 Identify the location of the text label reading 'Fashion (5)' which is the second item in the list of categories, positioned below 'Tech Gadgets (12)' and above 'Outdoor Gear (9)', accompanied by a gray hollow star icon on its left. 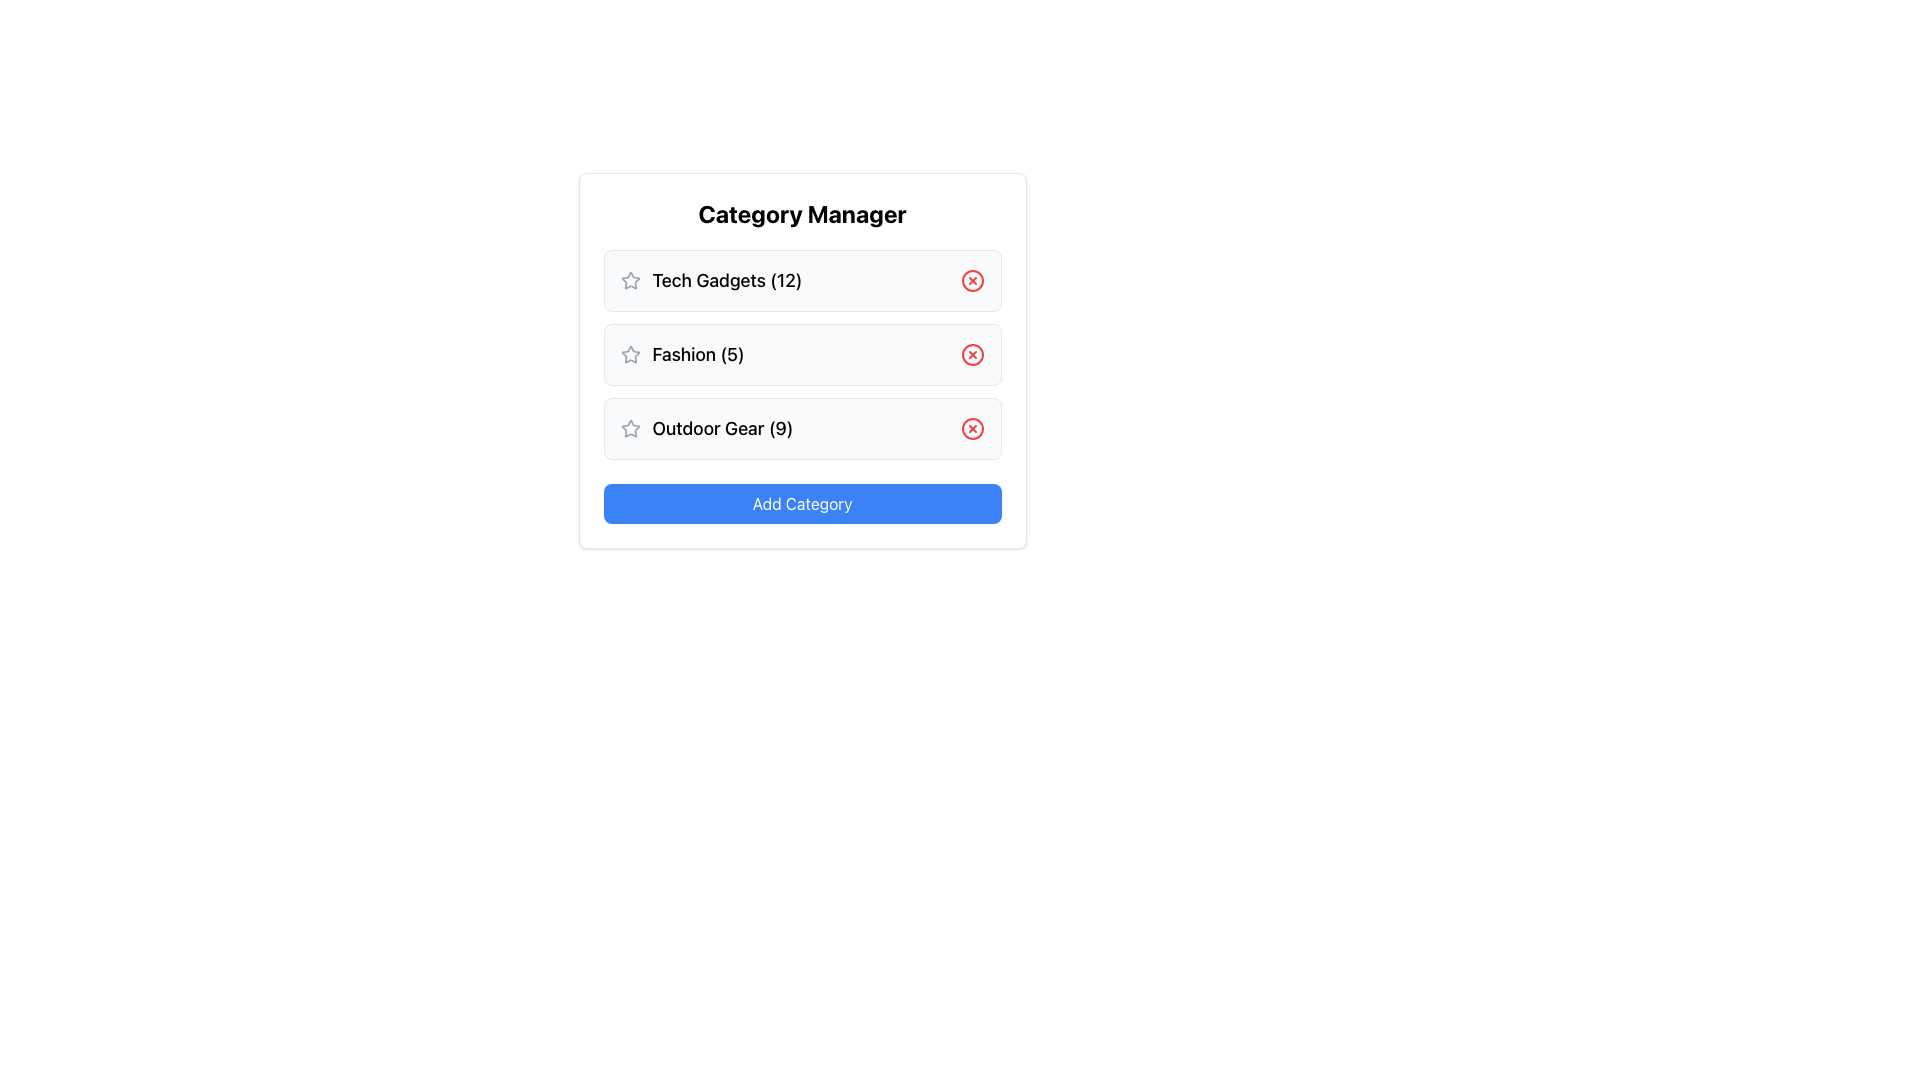
(682, 353).